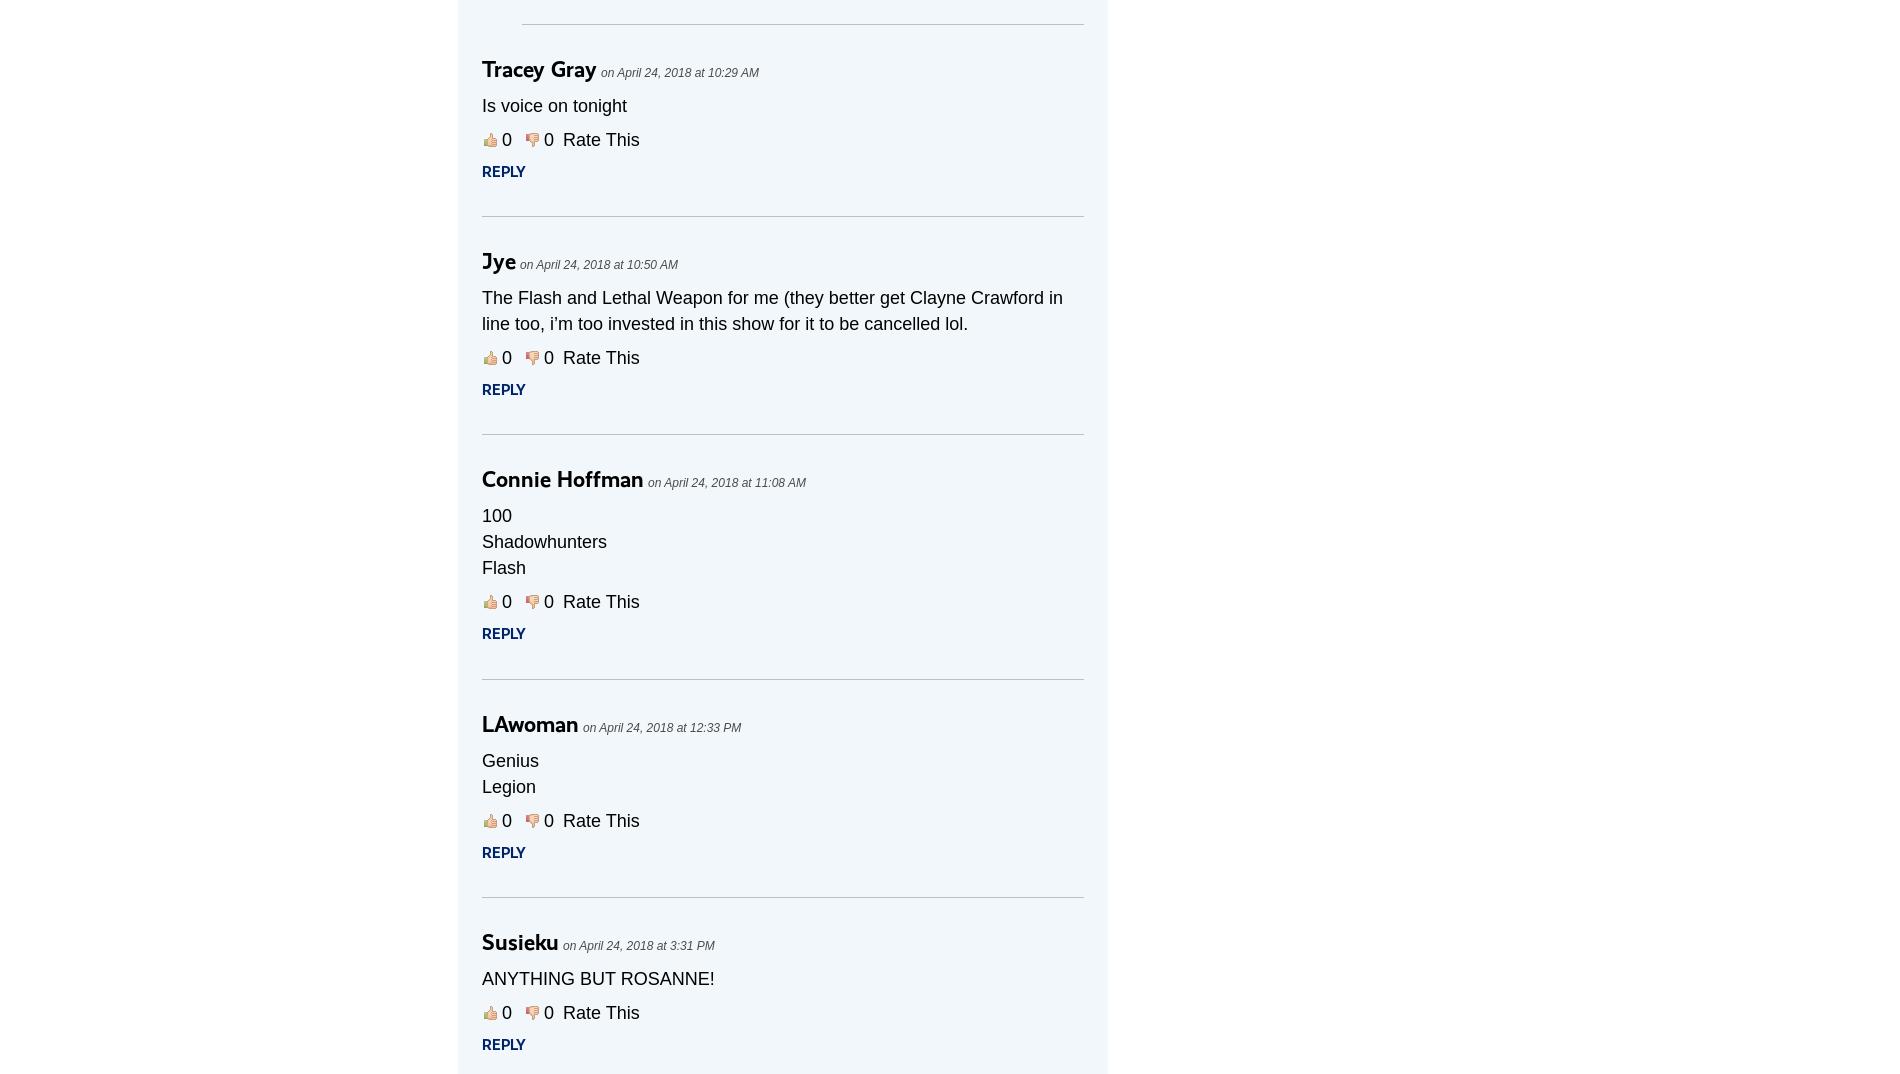 The height and width of the screenshot is (1074, 1900). Describe the element at coordinates (770, 311) in the screenshot. I see `'The Flash and Lethal Weapon for me (they better get Clayne Crawford in line too, i’m too invested in this show for it to be cancelled lol.'` at that location.